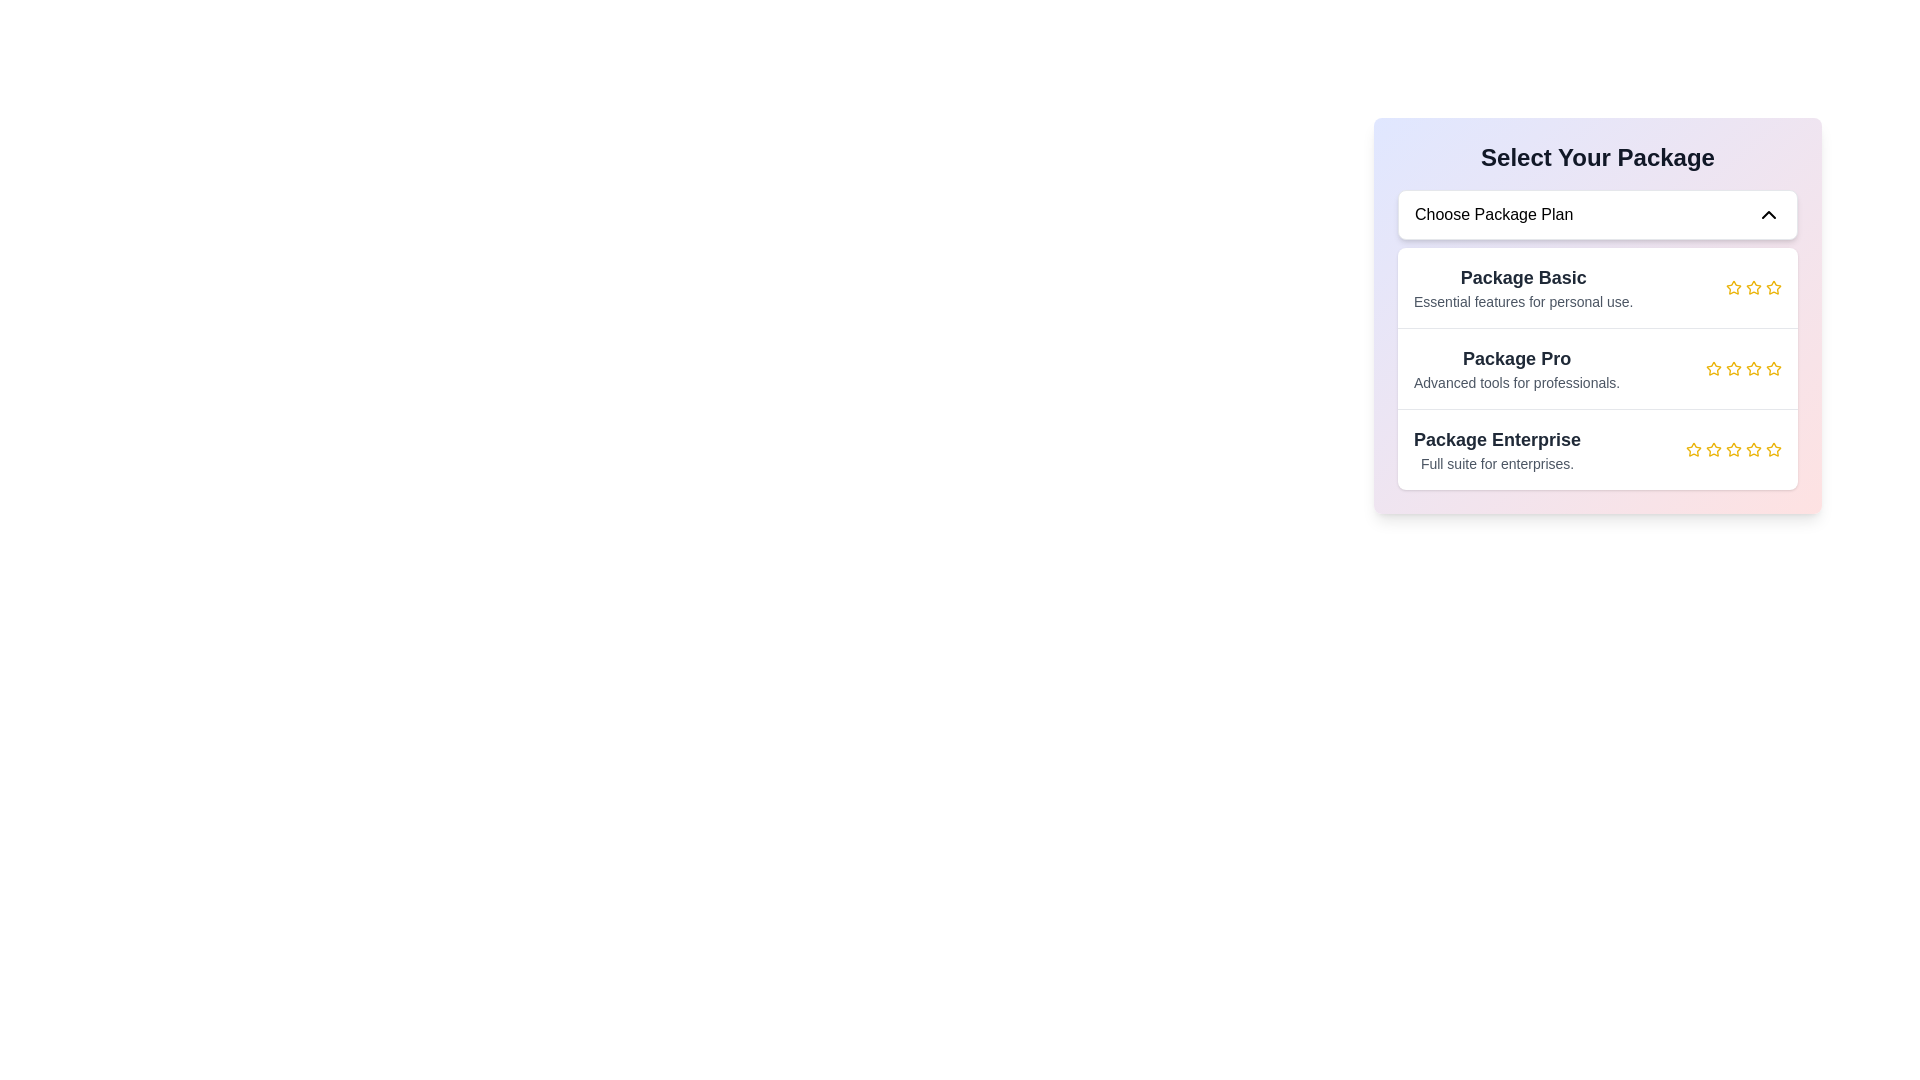 Image resolution: width=1920 pixels, height=1080 pixels. What do you see at coordinates (1597, 447) in the screenshot?
I see `the 'Package Enterprise' selectable list item` at bounding box center [1597, 447].